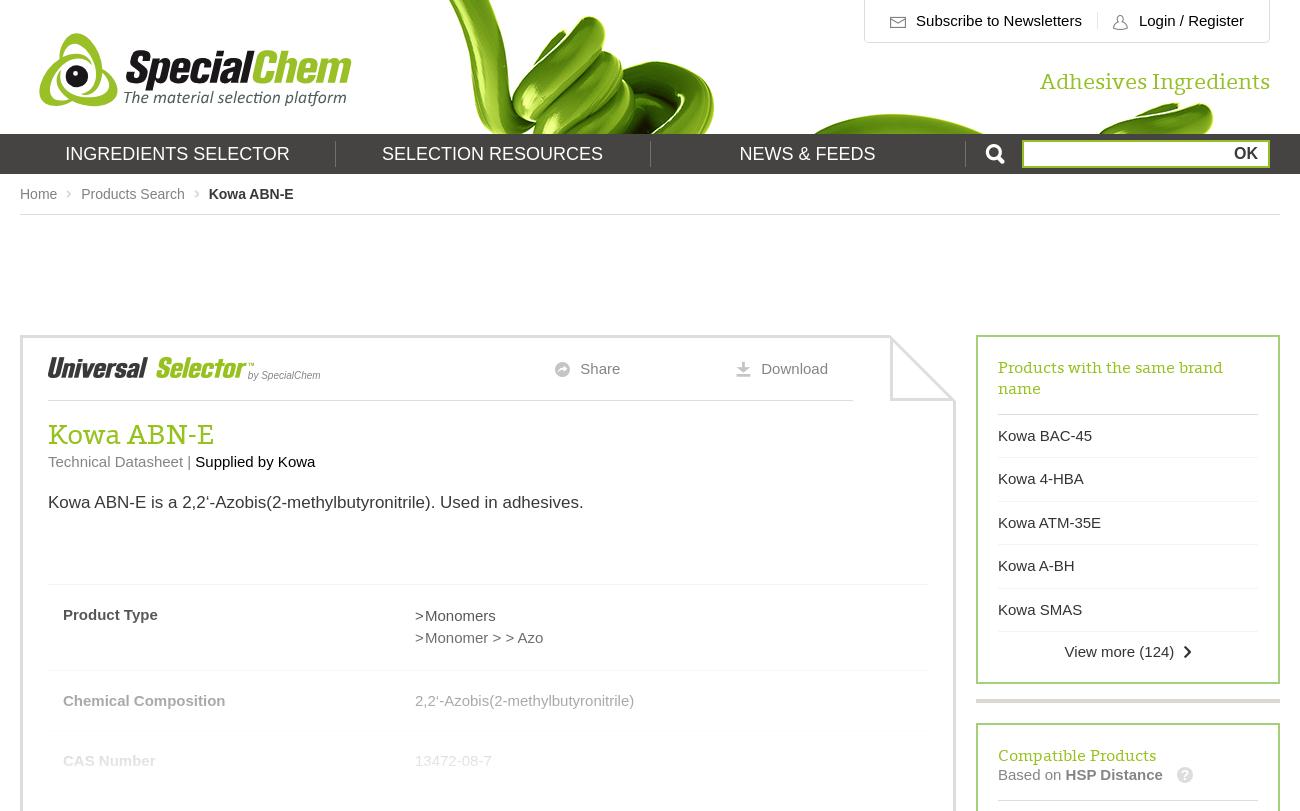  Describe the element at coordinates (108, 612) in the screenshot. I see `'Product Type'` at that location.